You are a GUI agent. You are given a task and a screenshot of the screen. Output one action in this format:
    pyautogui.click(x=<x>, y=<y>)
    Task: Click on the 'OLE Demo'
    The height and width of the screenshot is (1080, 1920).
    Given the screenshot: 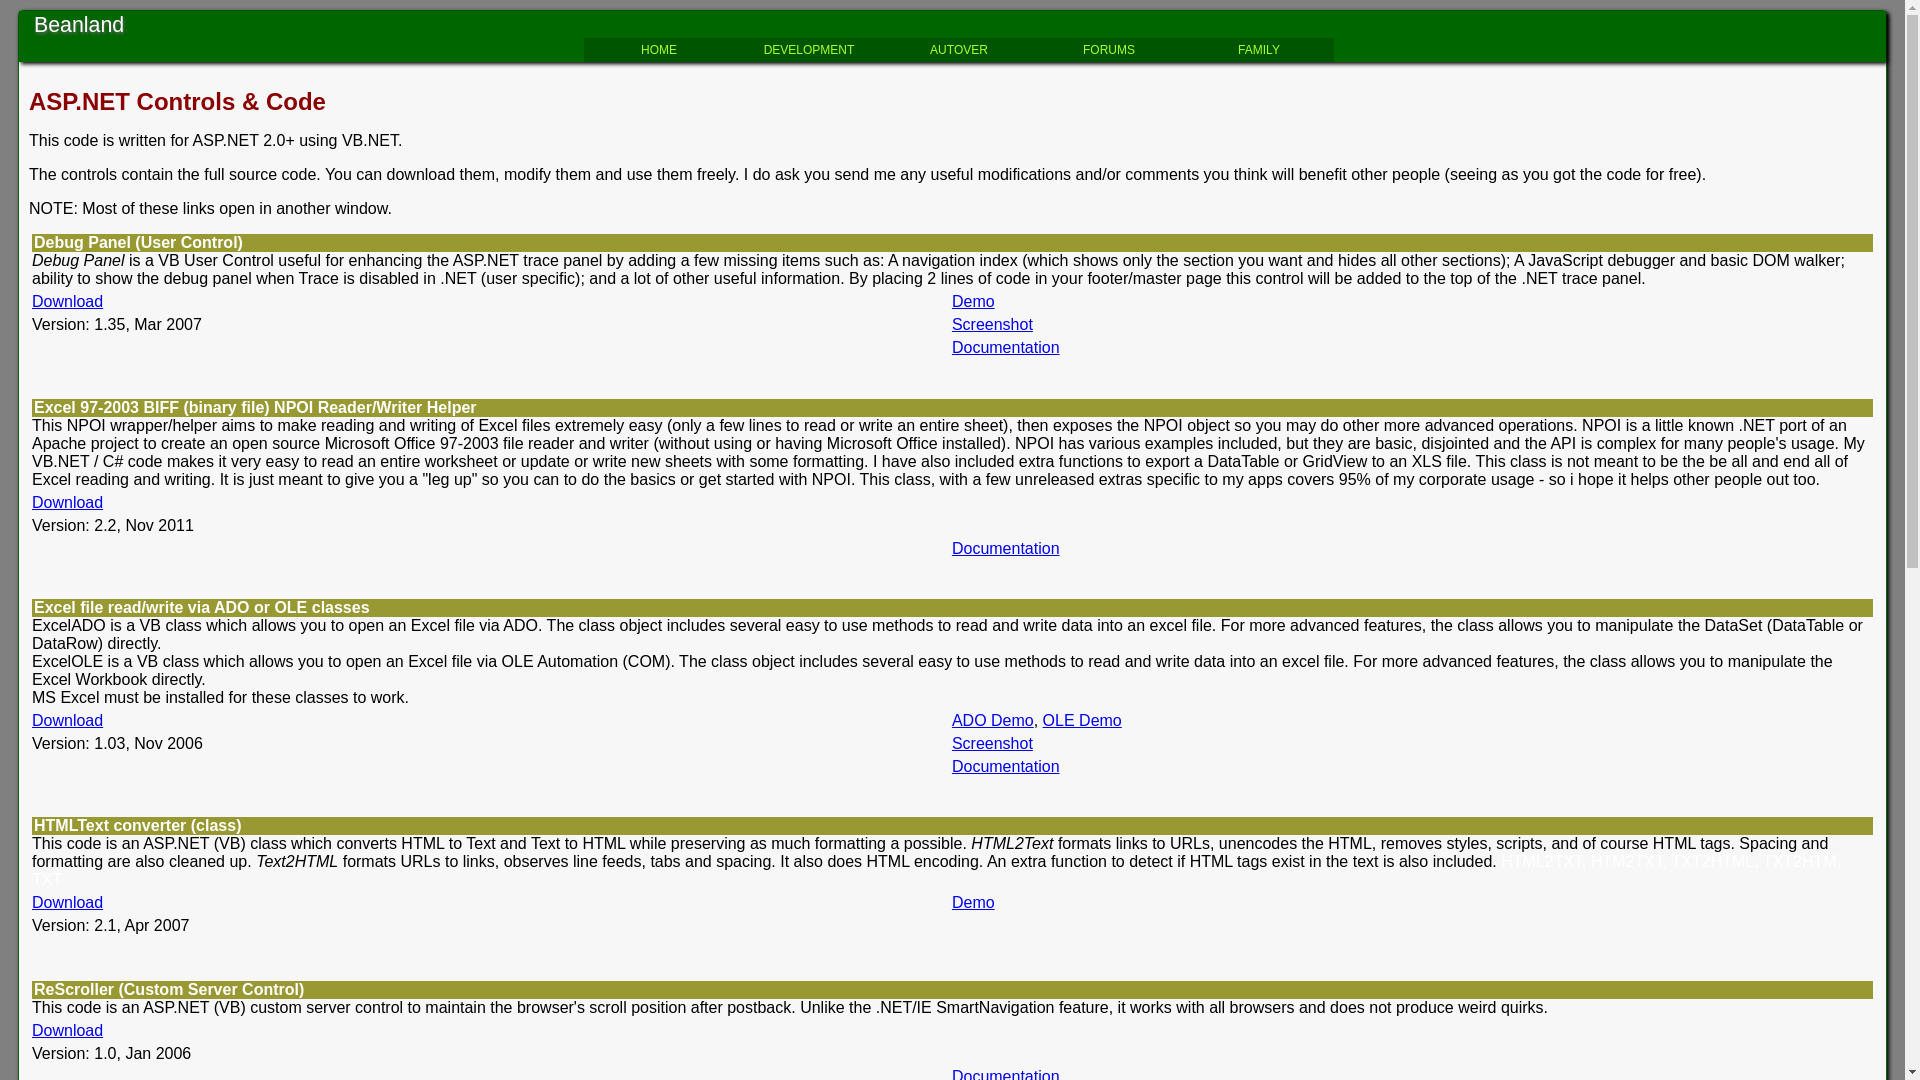 What is the action you would take?
    pyautogui.click(x=1081, y=720)
    